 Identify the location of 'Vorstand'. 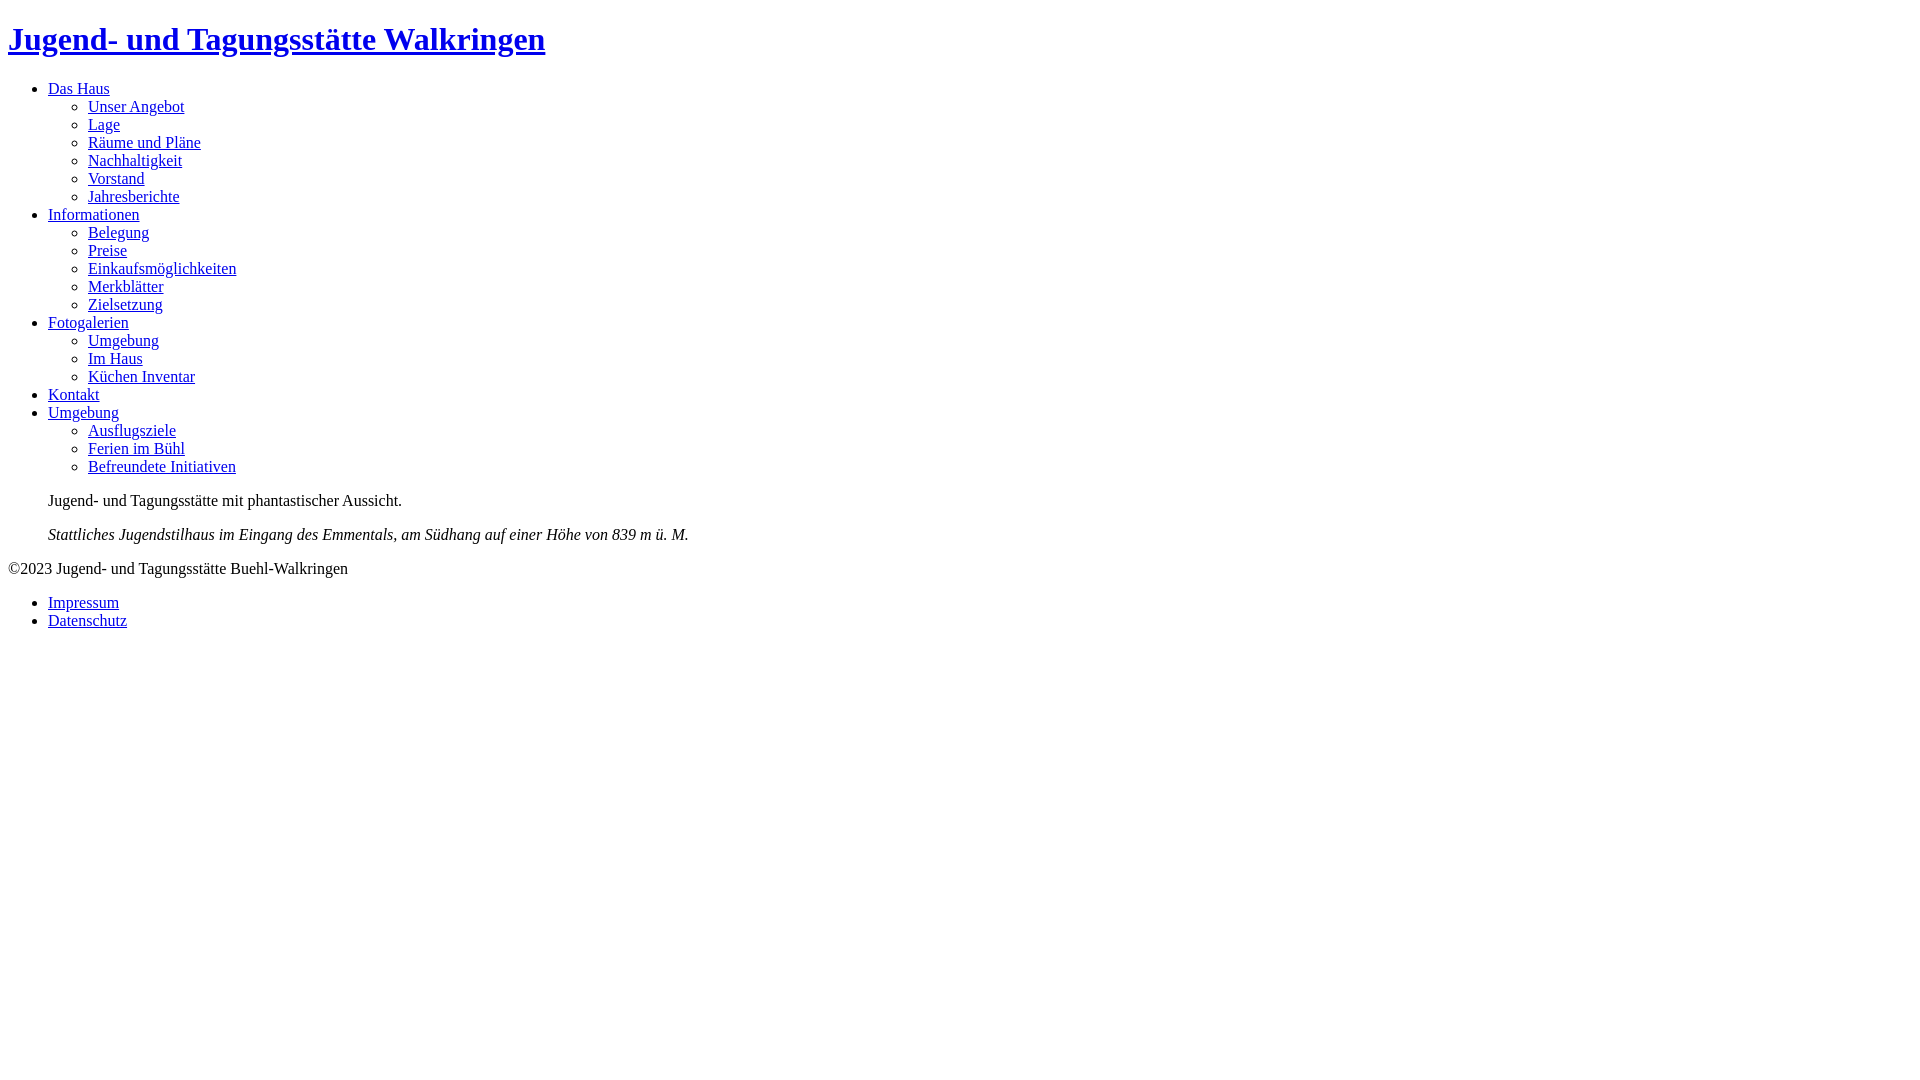
(115, 177).